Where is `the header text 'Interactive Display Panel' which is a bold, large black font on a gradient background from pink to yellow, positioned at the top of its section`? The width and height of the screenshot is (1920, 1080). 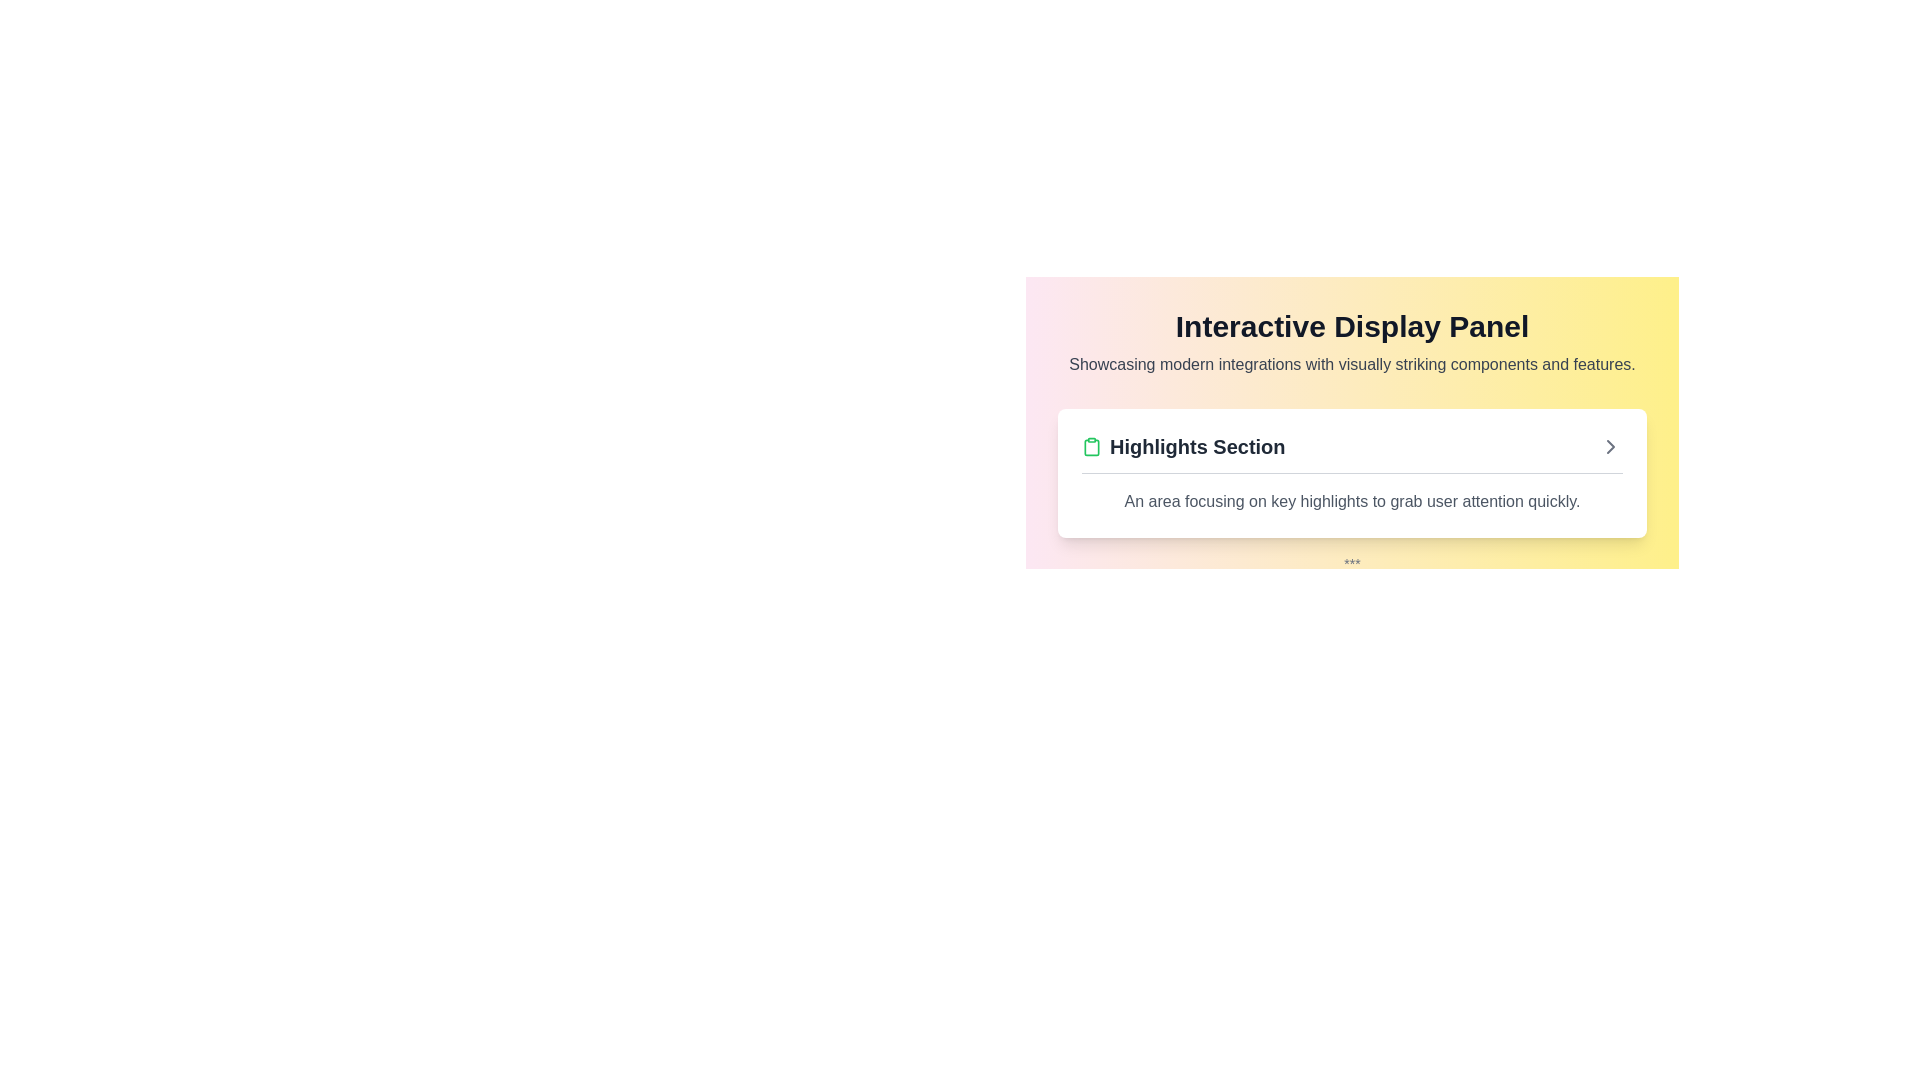 the header text 'Interactive Display Panel' which is a bold, large black font on a gradient background from pink to yellow, positioned at the top of its section is located at coordinates (1352, 326).